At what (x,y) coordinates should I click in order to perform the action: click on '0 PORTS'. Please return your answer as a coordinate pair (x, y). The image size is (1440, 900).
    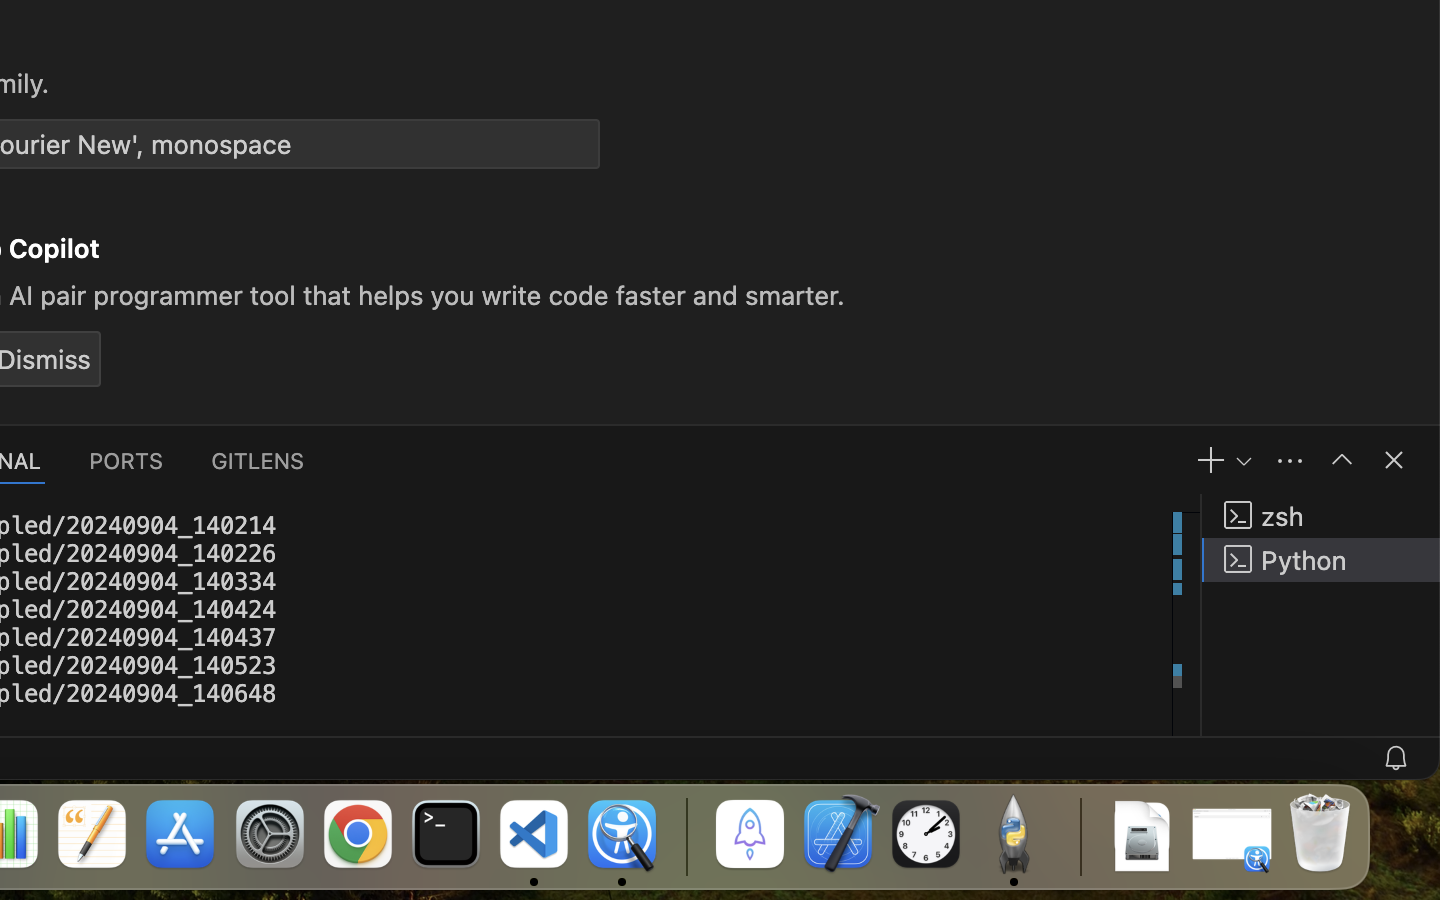
    Looking at the image, I should click on (126, 458).